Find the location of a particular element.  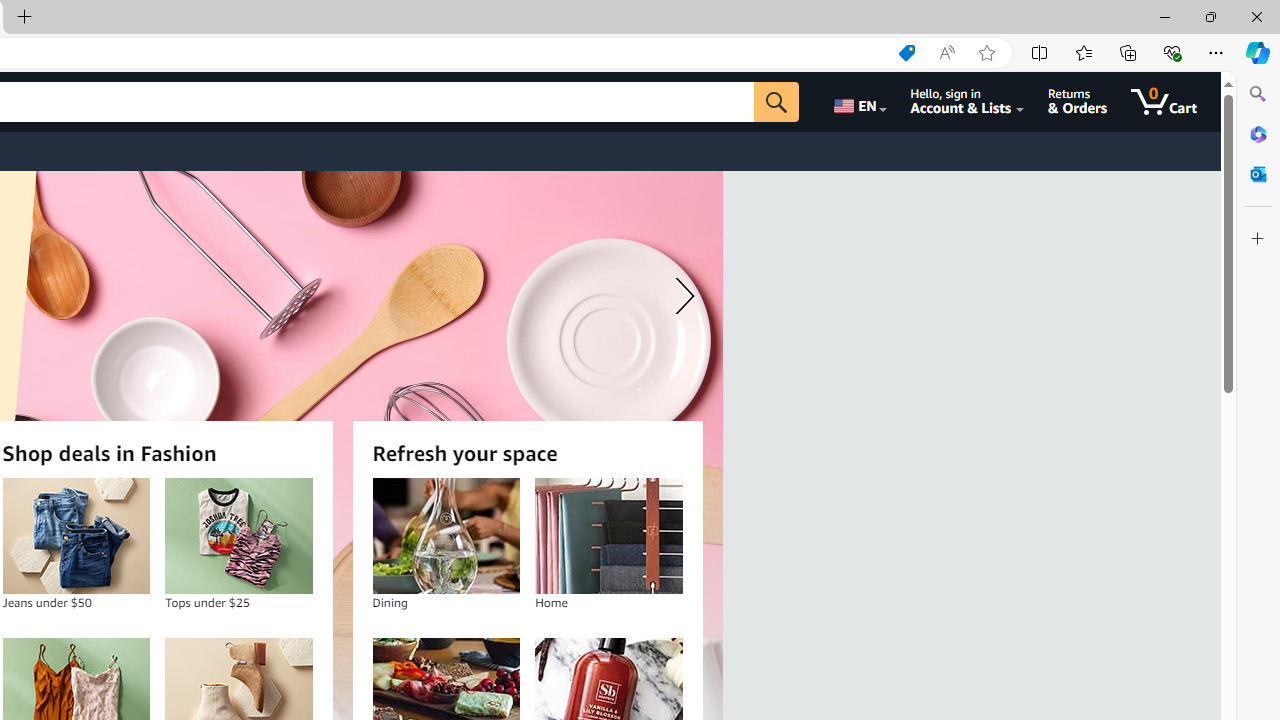

'Next slide' is located at coordinates (680, 296).